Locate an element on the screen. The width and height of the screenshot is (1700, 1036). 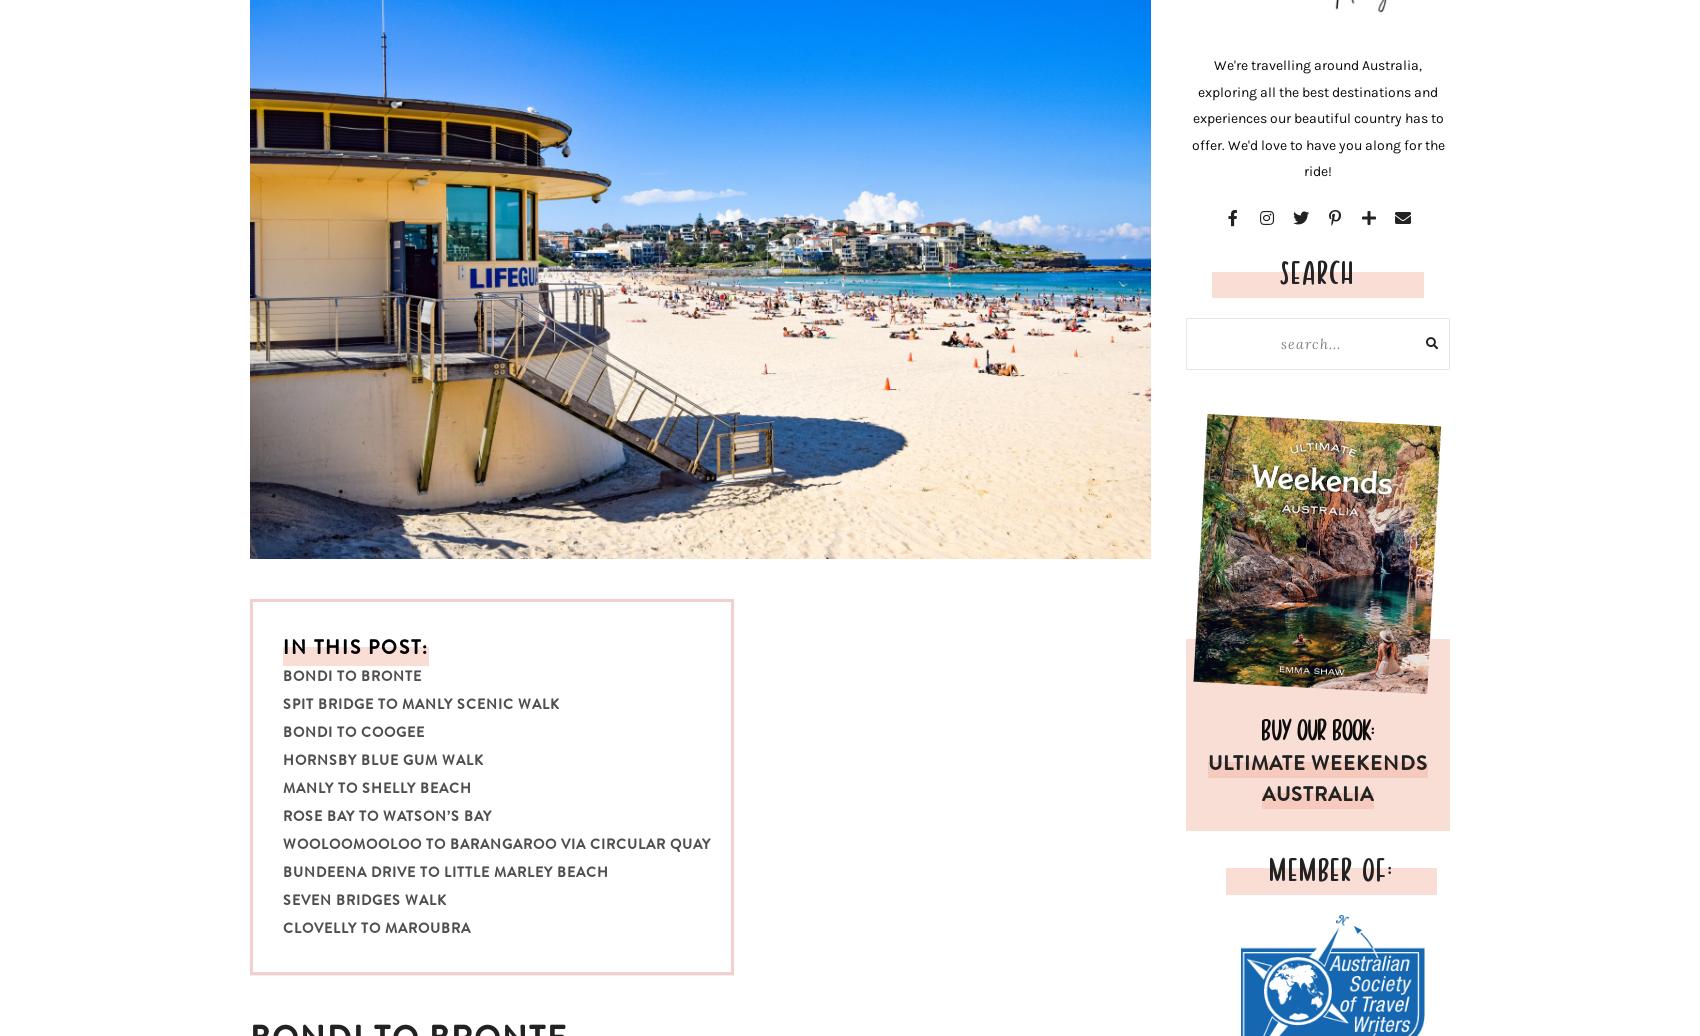
'ULTIMATE WEEKENDS AUSTRALIA' is located at coordinates (1318, 778).